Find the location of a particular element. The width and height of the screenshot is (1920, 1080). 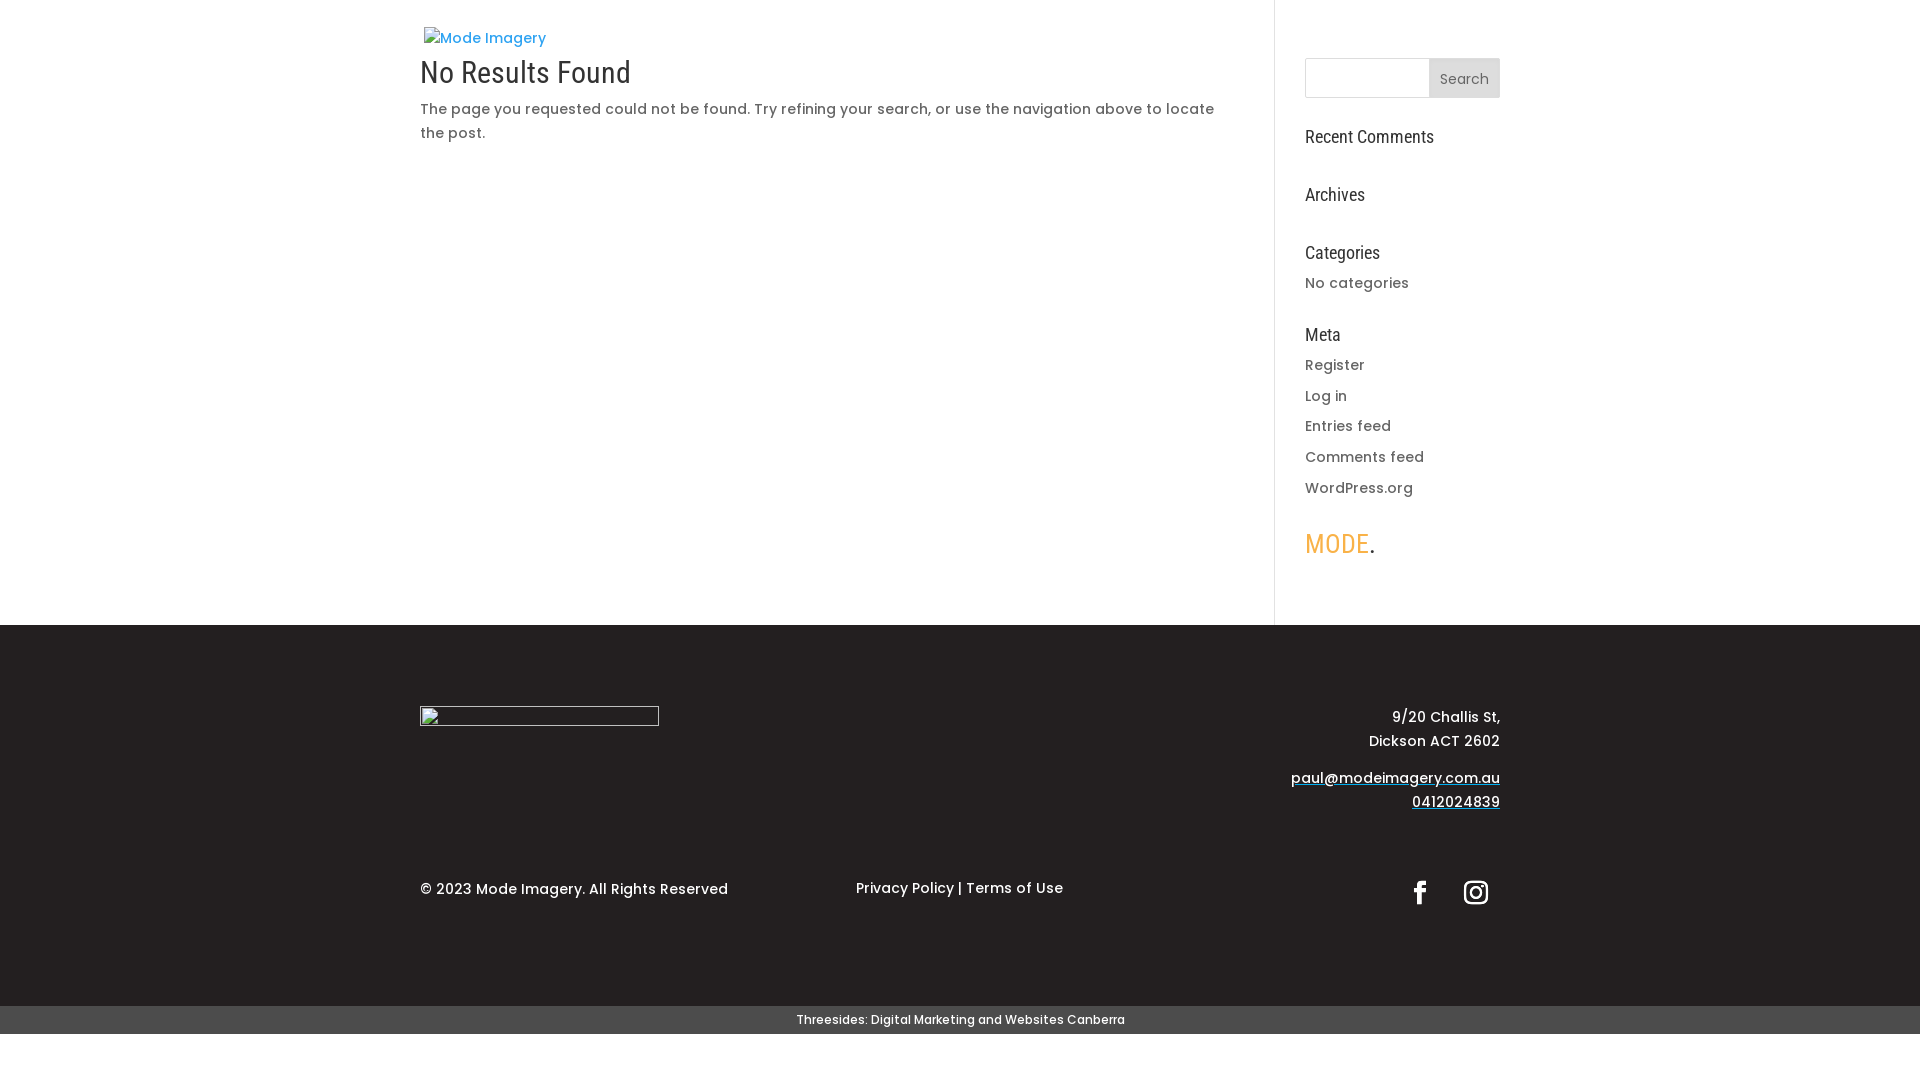

'0412024839' is located at coordinates (1455, 801).